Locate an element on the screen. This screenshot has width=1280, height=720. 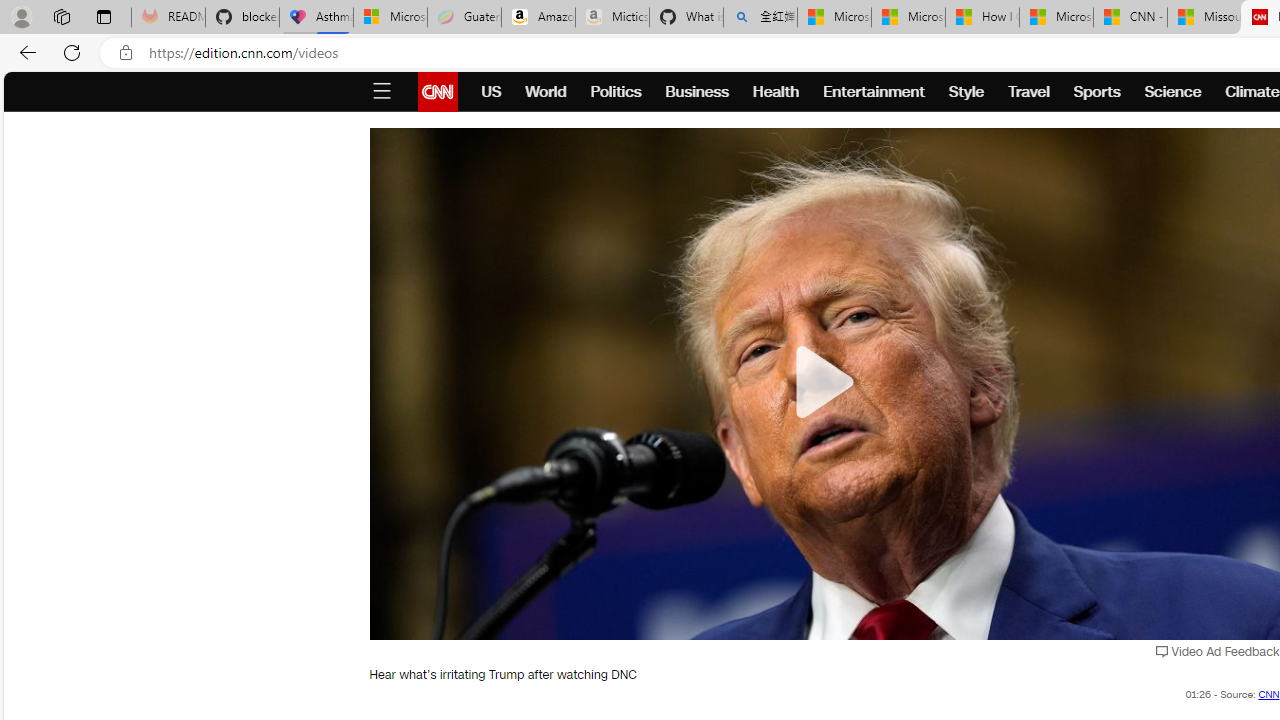
'CNN logo' is located at coordinates (436, 92).